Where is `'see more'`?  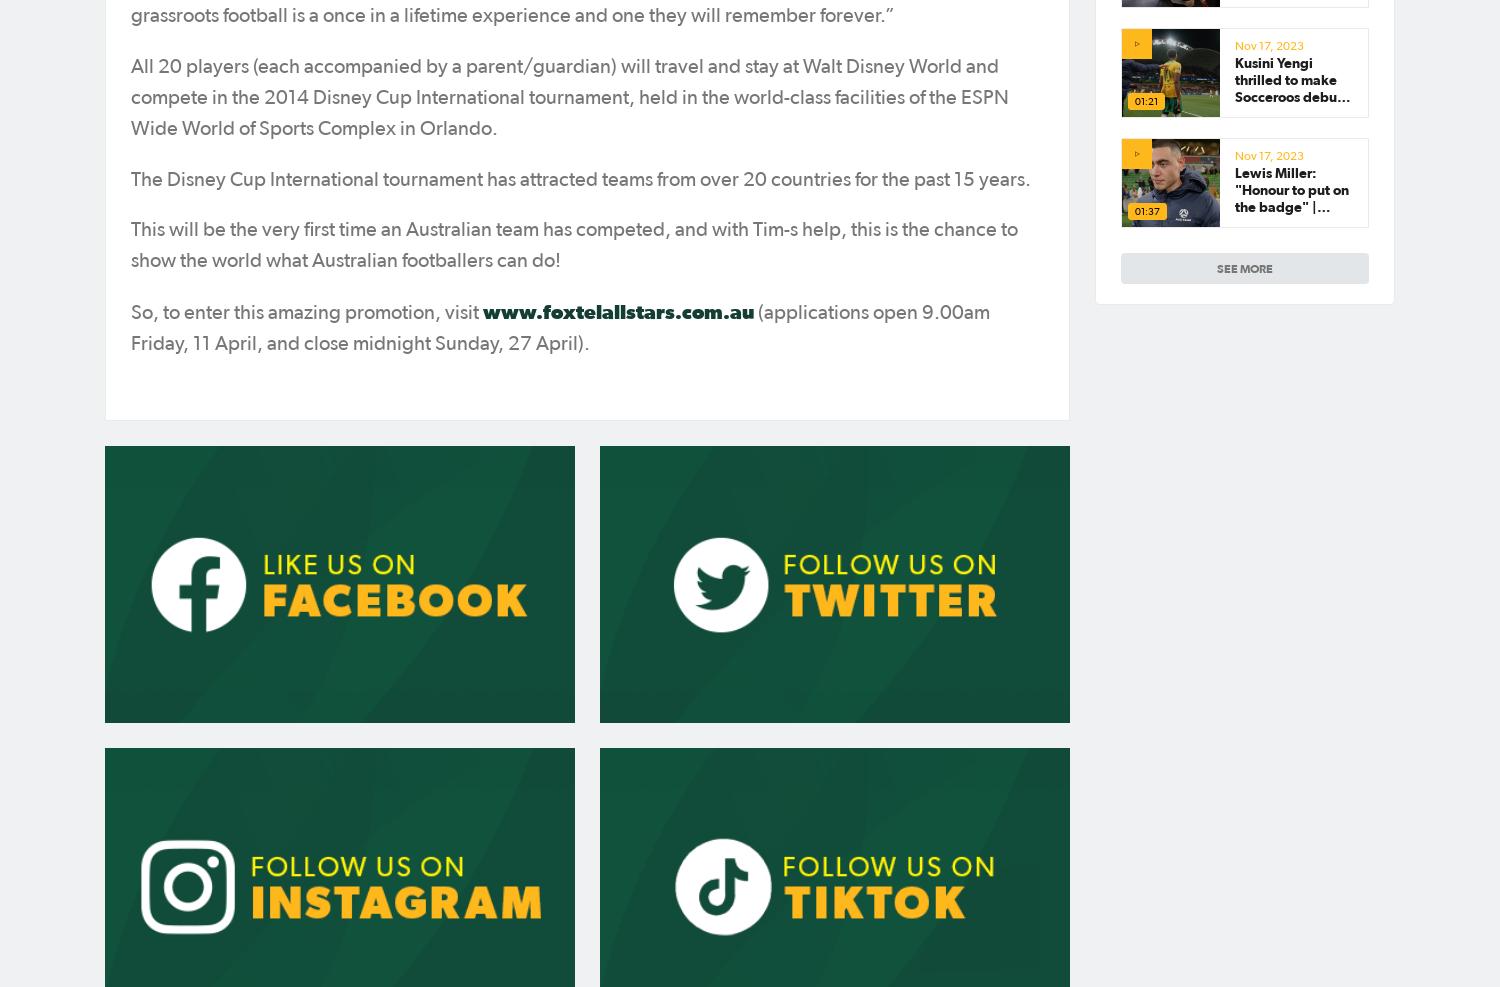 'see more' is located at coordinates (1244, 268).